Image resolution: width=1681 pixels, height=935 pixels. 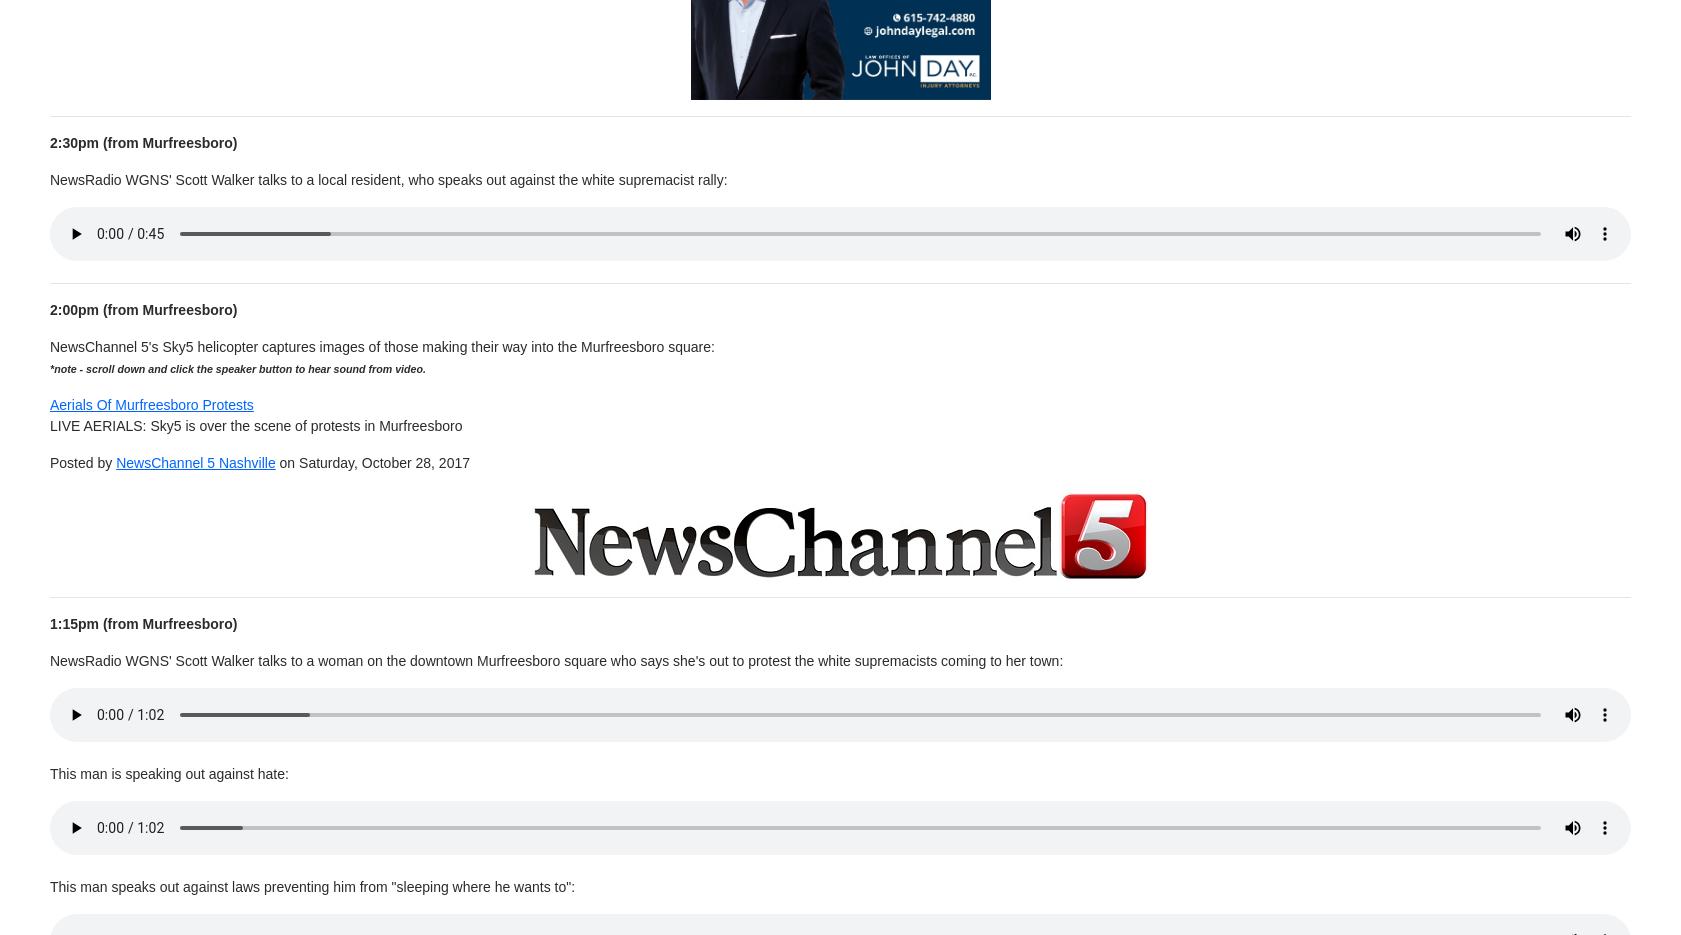 I want to click on 'This man speaks out against laws preventing him from "sleeping where he wants to":', so click(x=48, y=885).